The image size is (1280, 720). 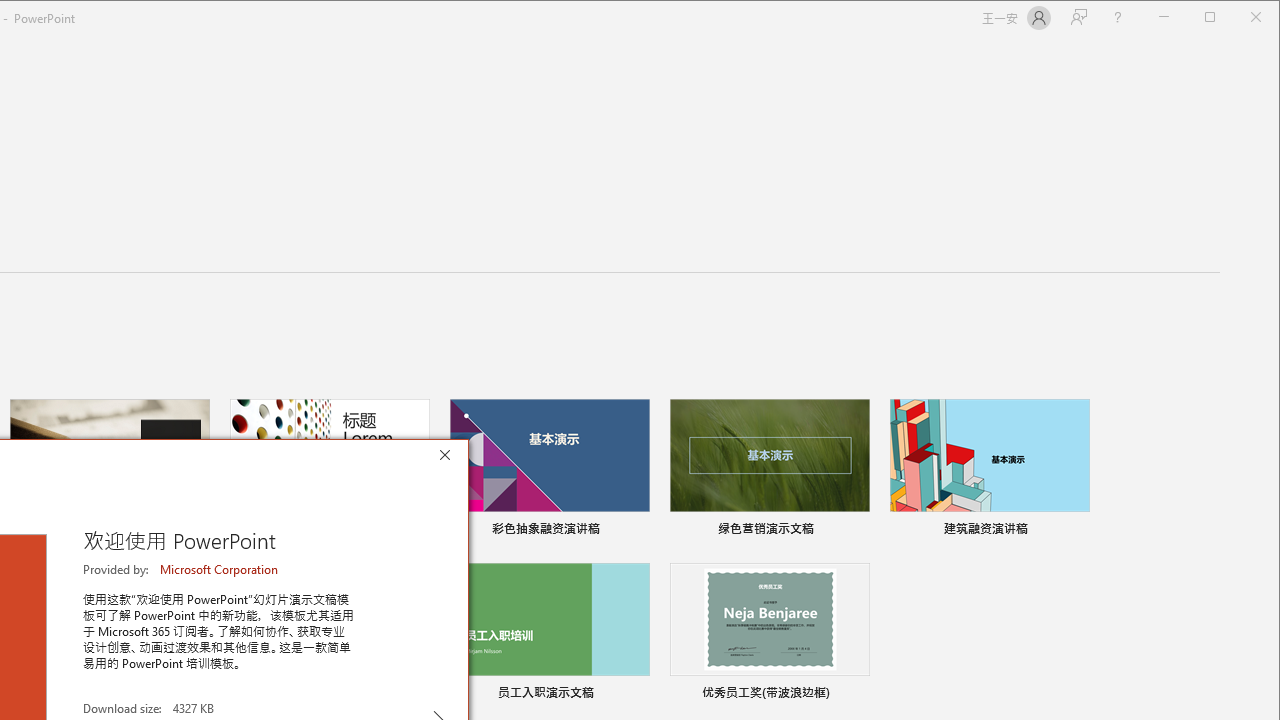 What do you see at coordinates (856, 694) in the screenshot?
I see `'Pin to list'` at bounding box center [856, 694].